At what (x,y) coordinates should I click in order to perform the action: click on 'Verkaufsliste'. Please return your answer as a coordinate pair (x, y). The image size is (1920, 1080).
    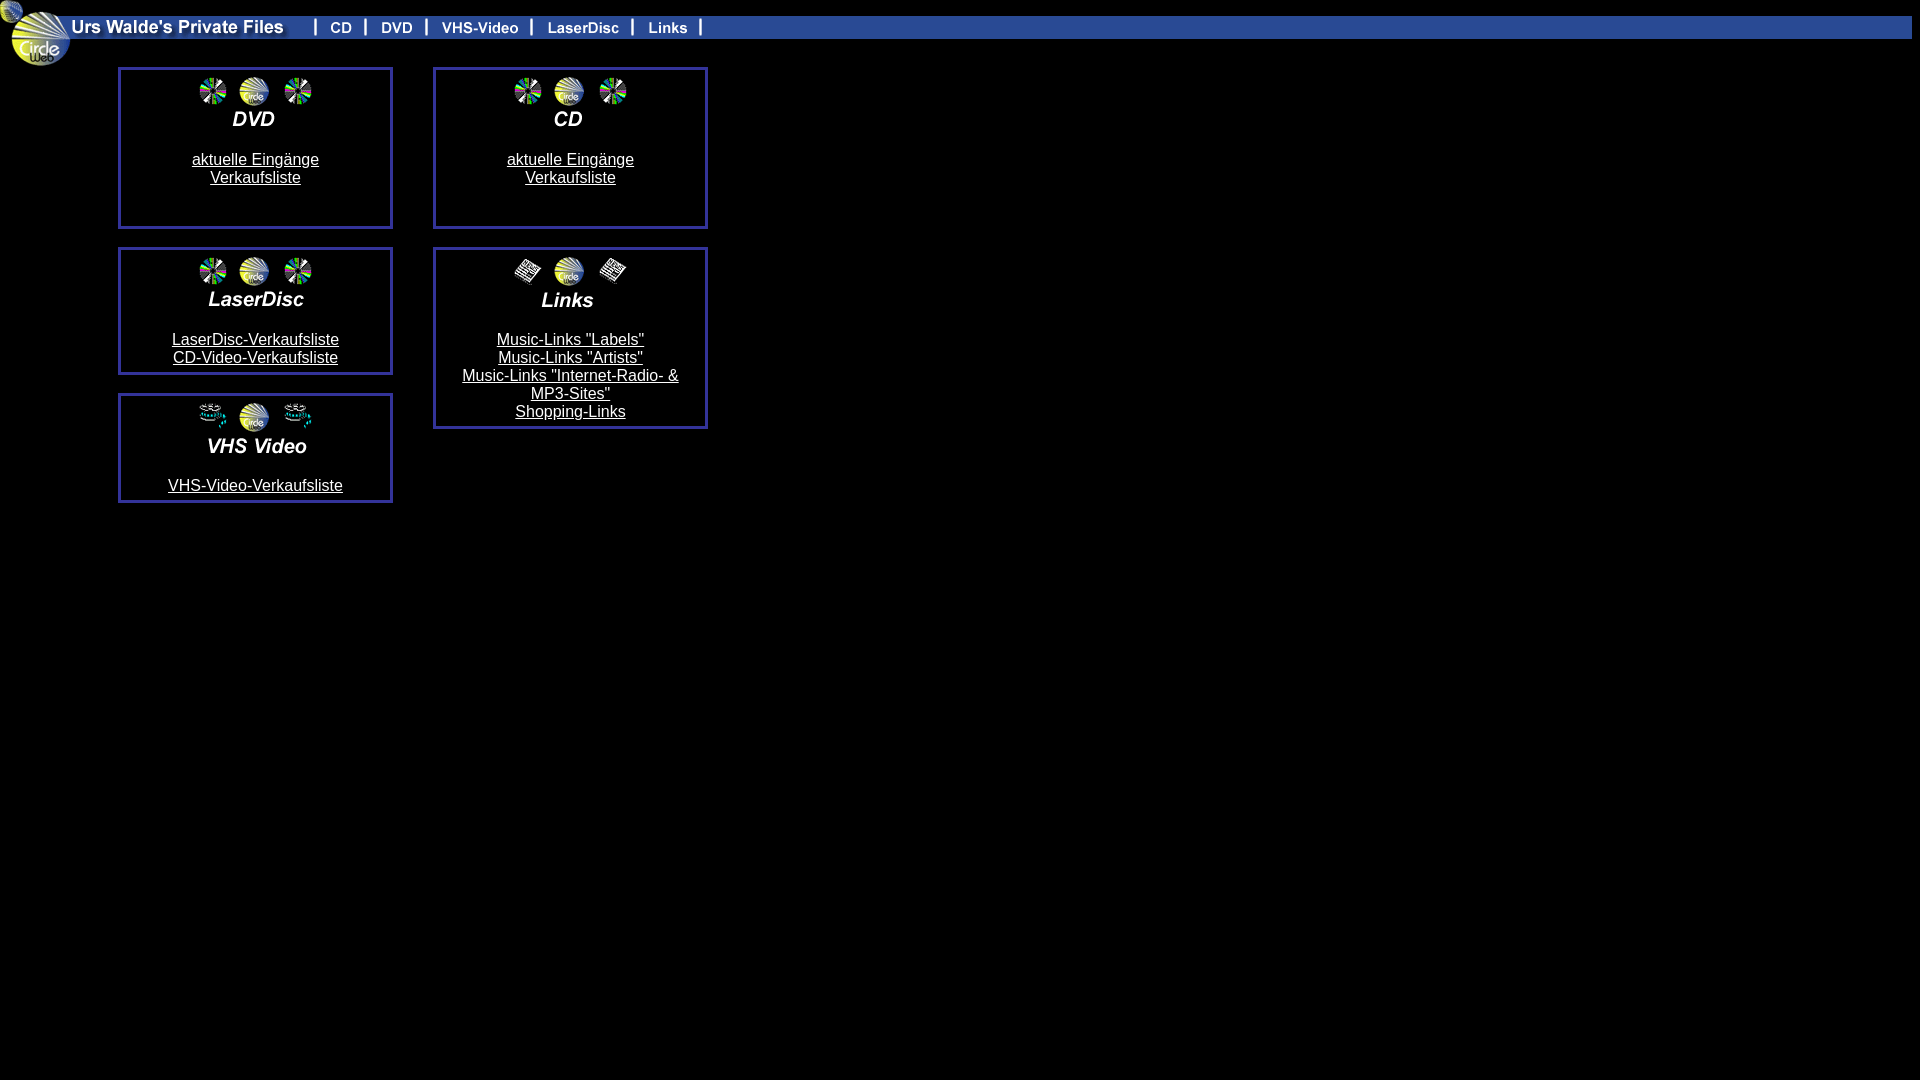
    Looking at the image, I should click on (569, 176).